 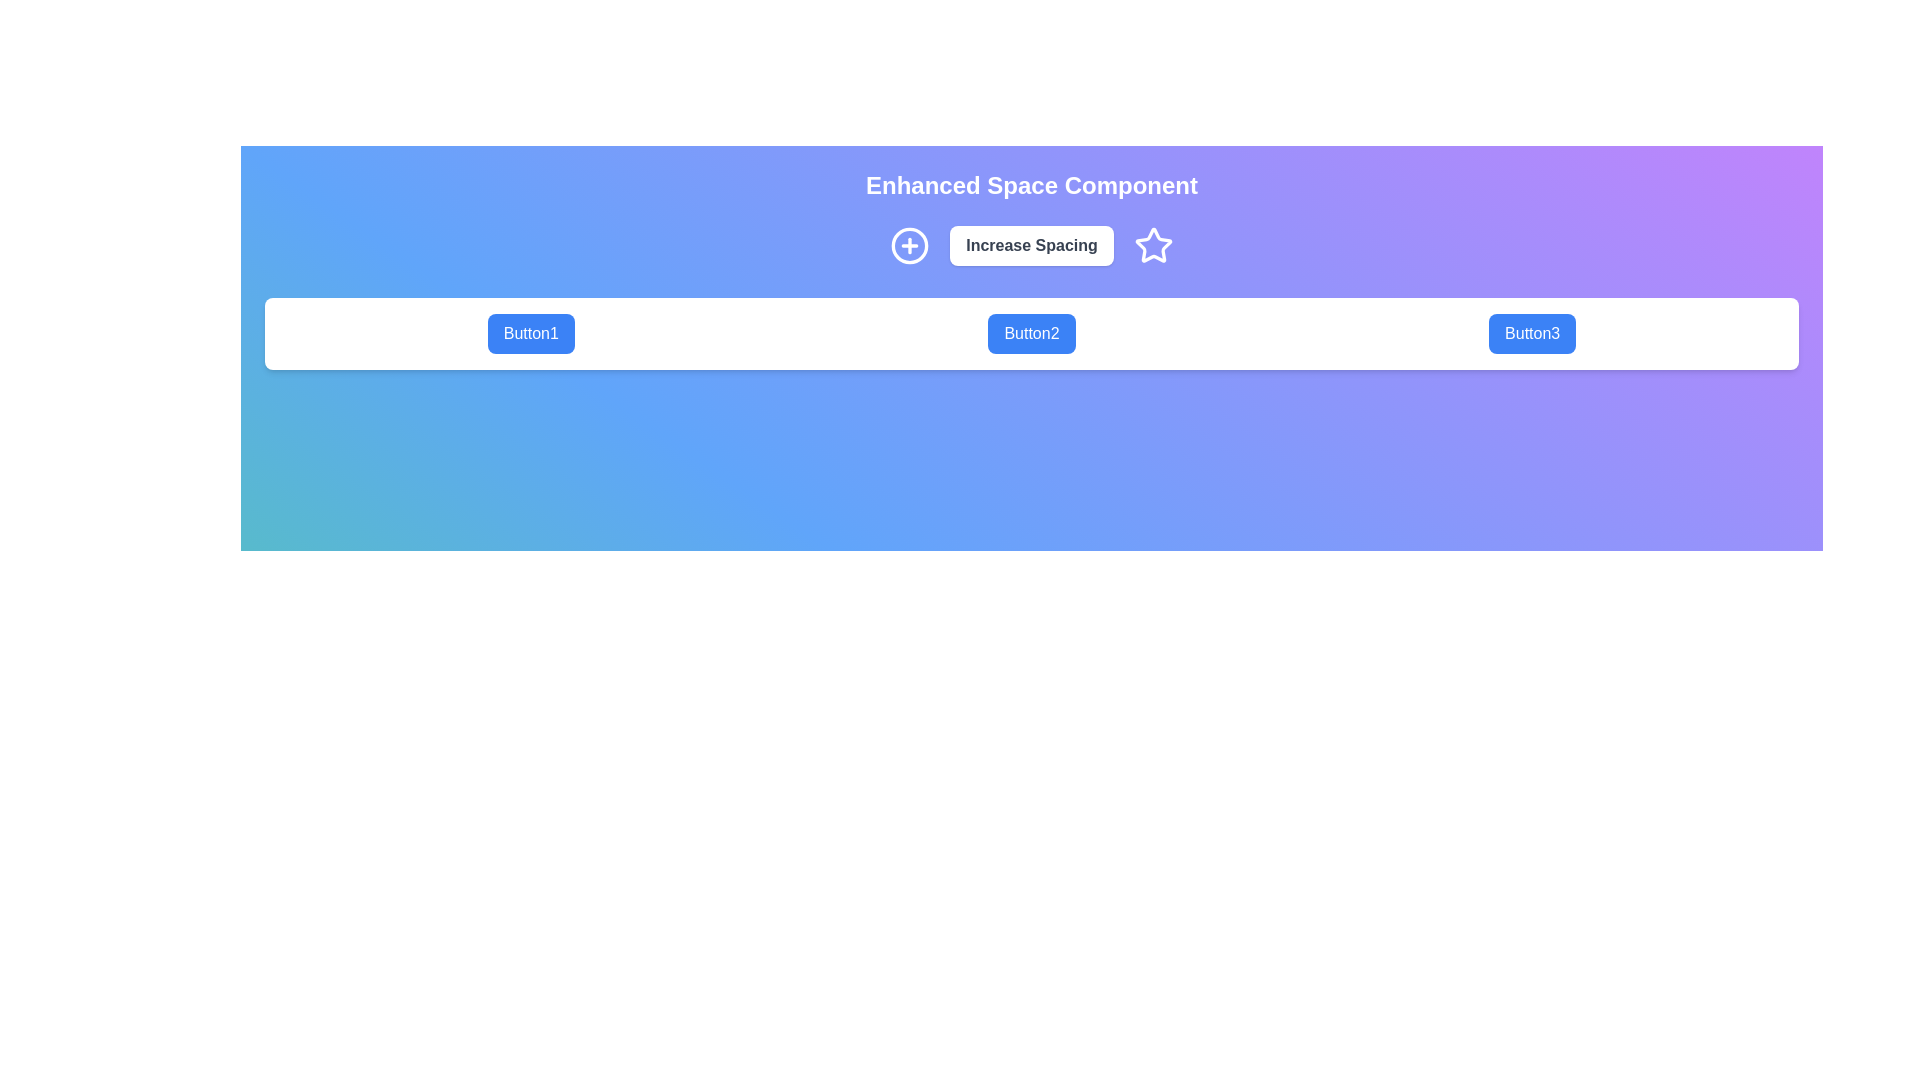 What do you see at coordinates (1032, 245) in the screenshot?
I see `the button UI component that increases spacing, located centrally between a circular plus sign and a star icon` at bounding box center [1032, 245].